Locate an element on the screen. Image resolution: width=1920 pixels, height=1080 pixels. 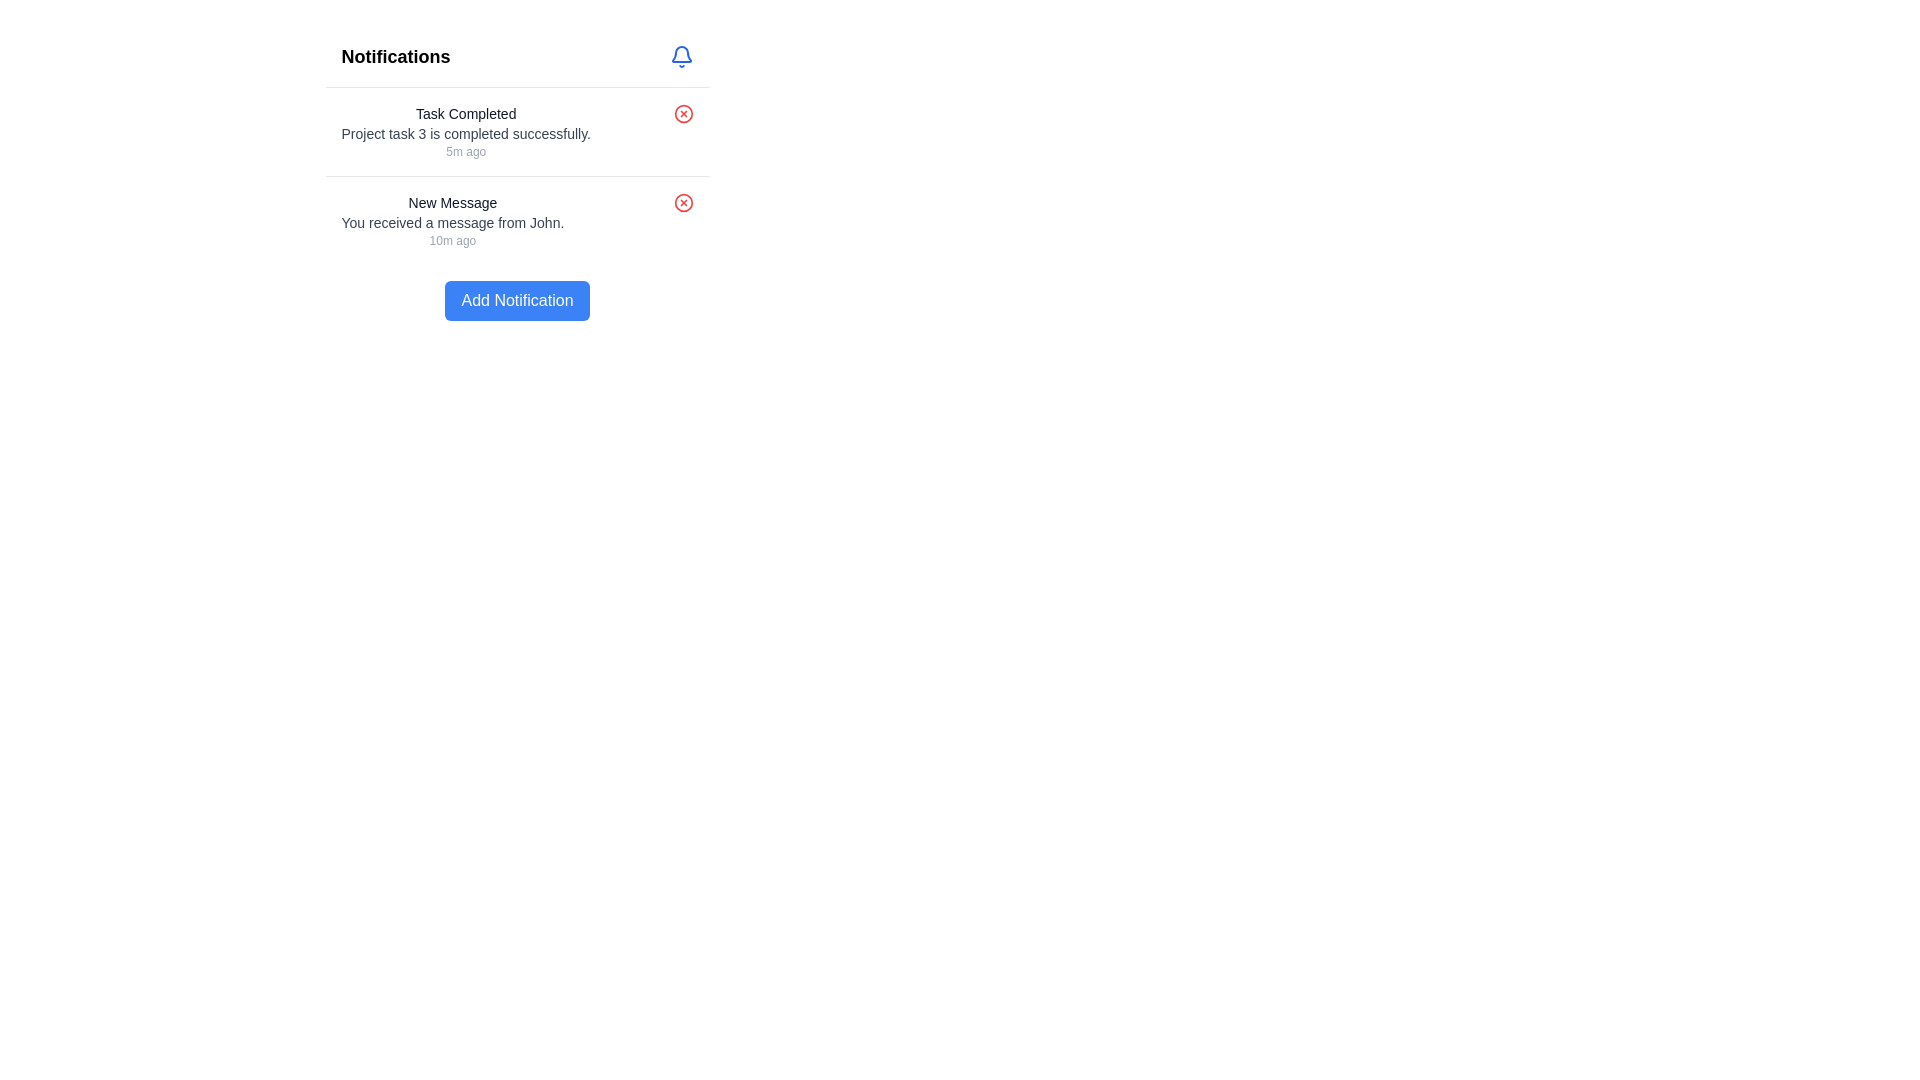
the timestamp text element located at the bottom-right corner of the 'New Message' notification, which is the second notification in the list, below the message 'You received a message from John.' is located at coordinates (451, 239).